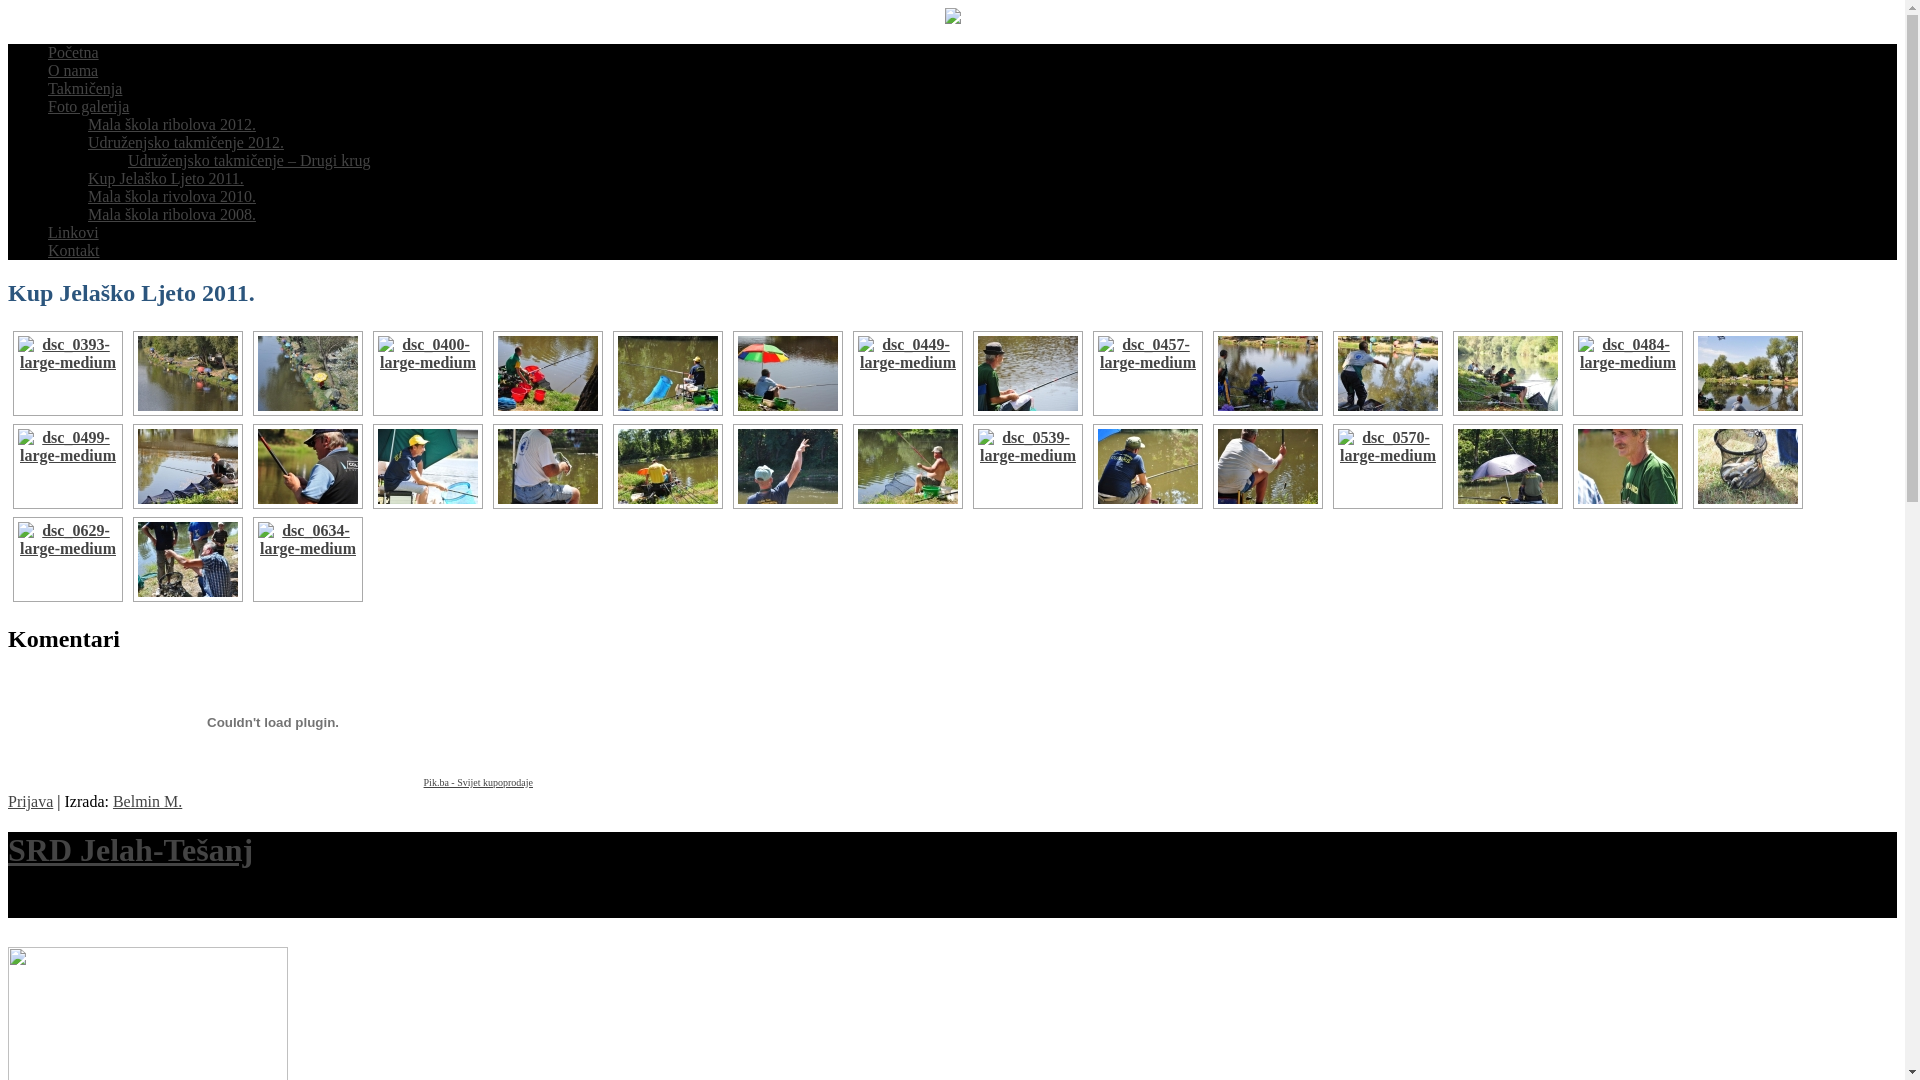 The height and width of the screenshot is (1080, 1920). What do you see at coordinates (1147, 373) in the screenshot?
I see `'dsc_0457-large-medium'` at bounding box center [1147, 373].